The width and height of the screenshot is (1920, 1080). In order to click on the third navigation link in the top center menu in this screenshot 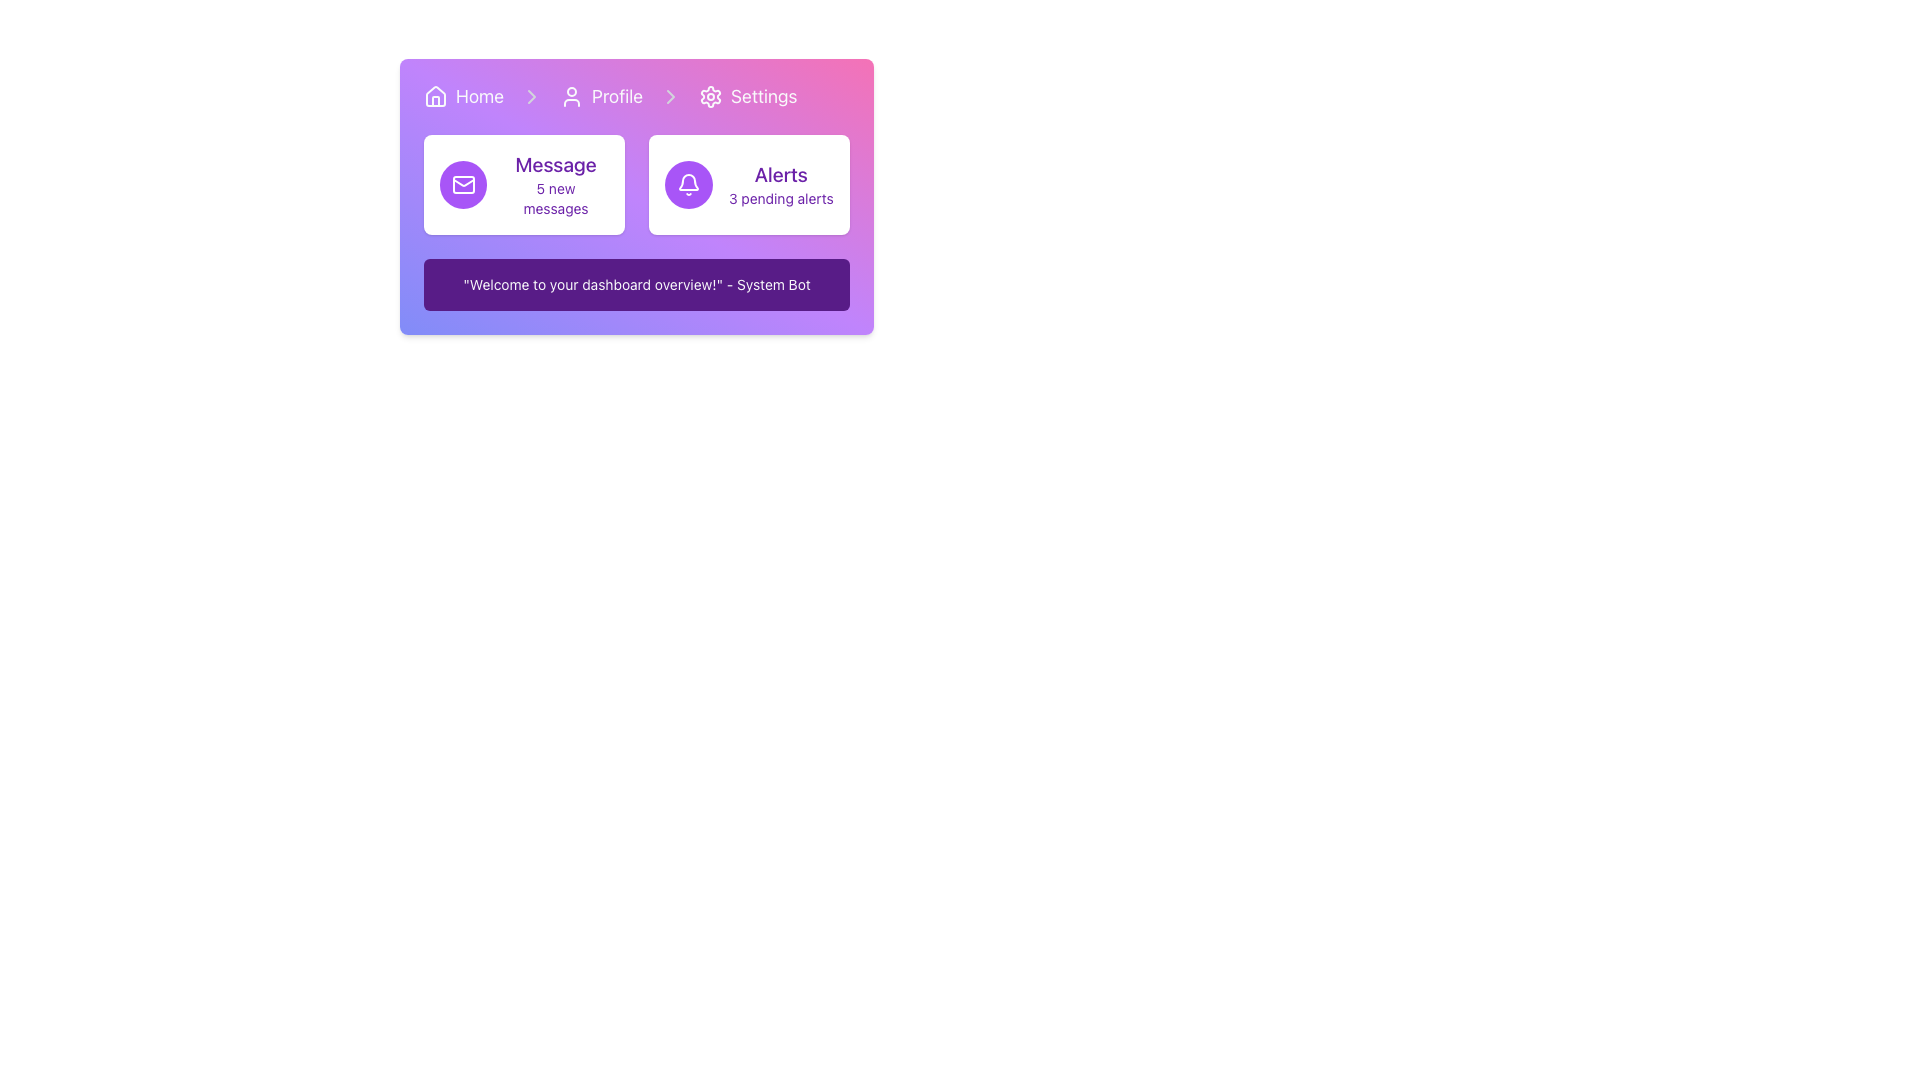, I will do `click(747, 96)`.